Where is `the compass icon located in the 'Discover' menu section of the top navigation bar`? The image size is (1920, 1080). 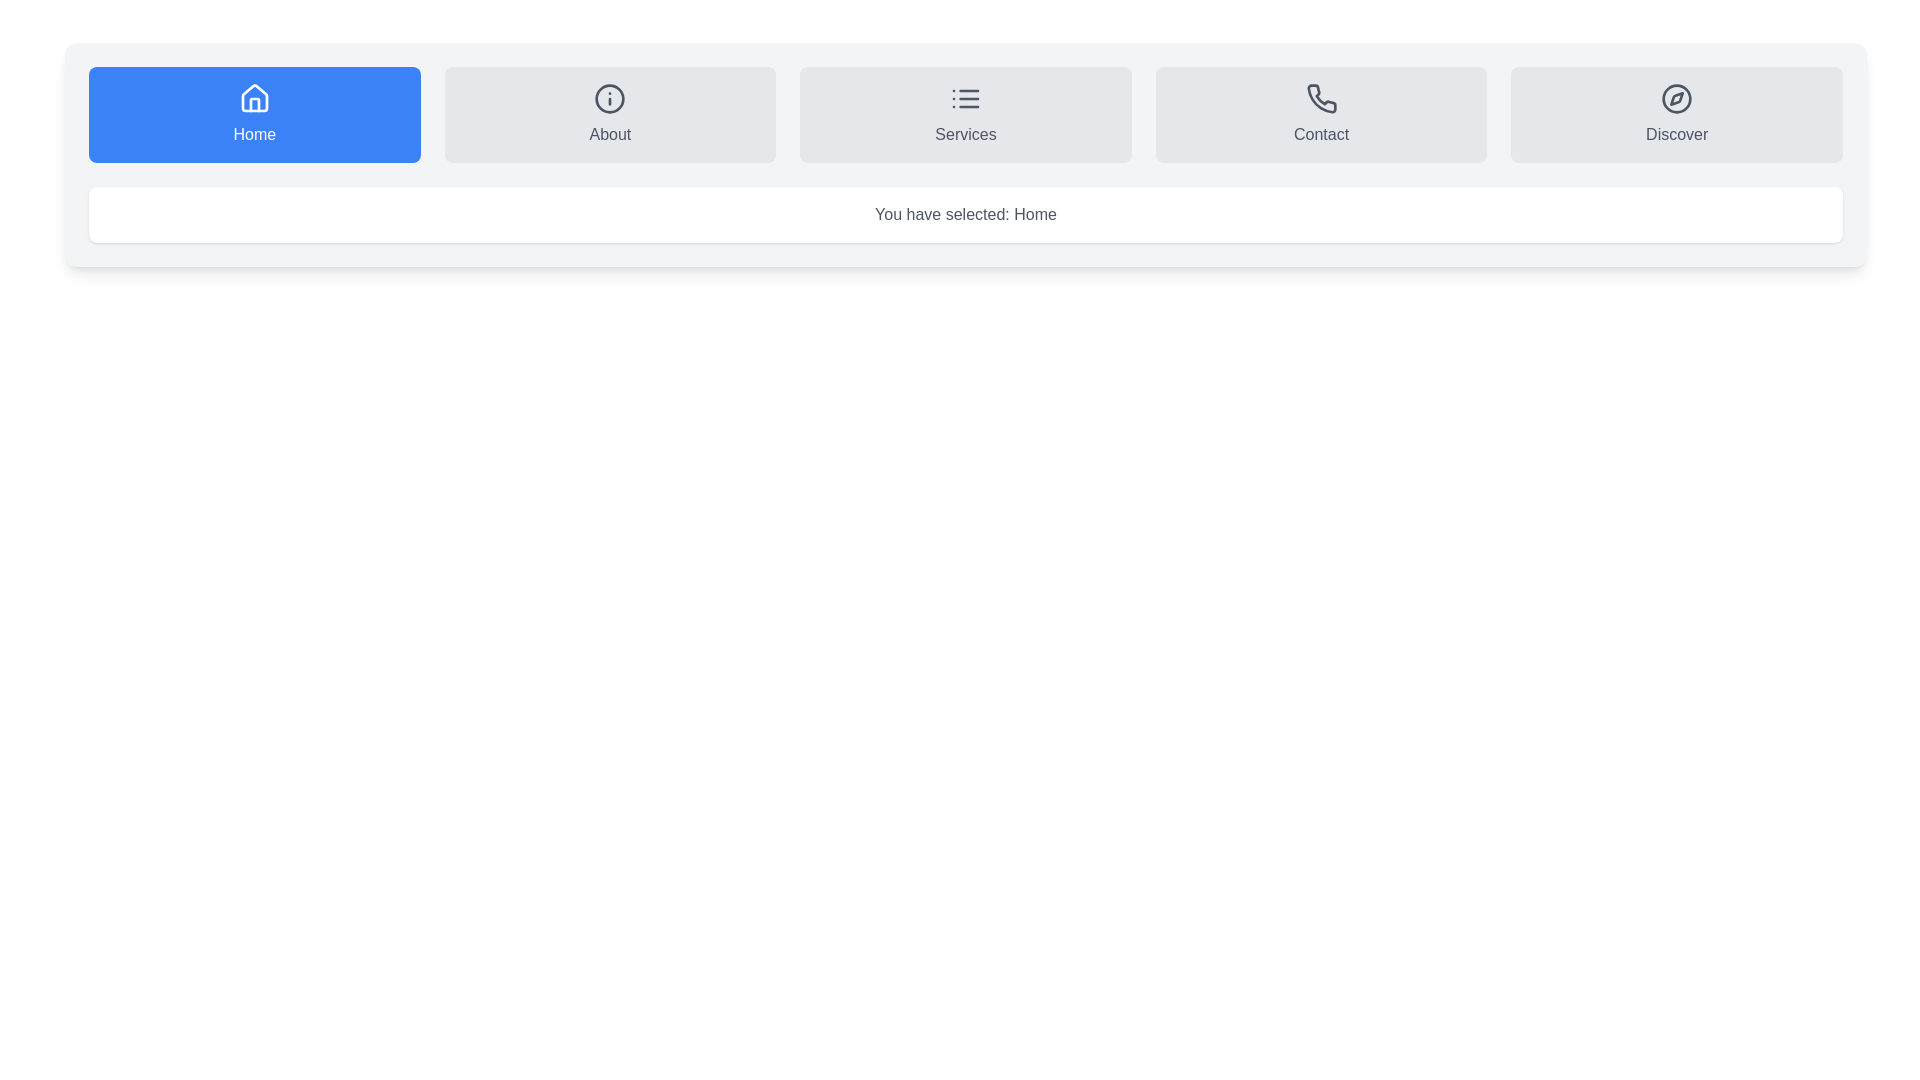
the compass icon located in the 'Discover' menu section of the top navigation bar is located at coordinates (1677, 99).